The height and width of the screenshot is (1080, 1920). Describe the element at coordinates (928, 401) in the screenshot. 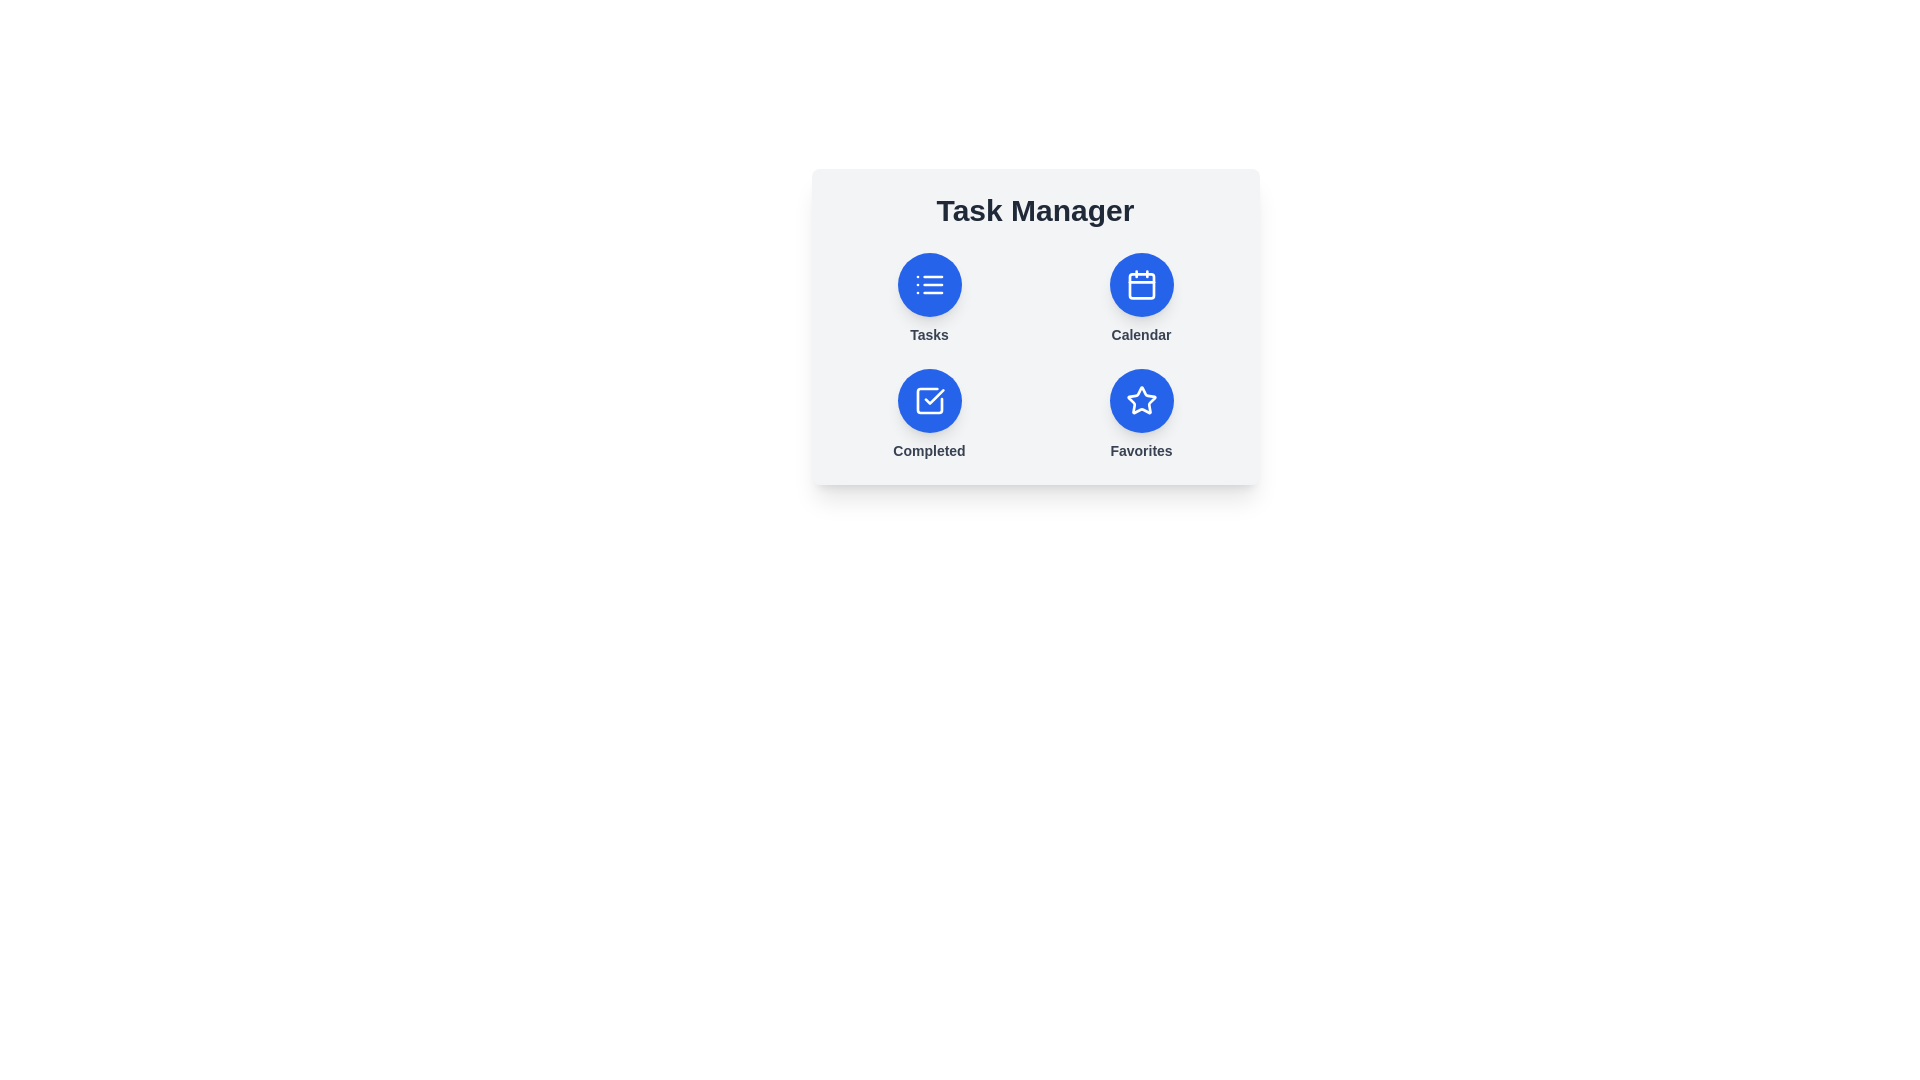

I see `the blue circular button with a white checkmark icon inside a square outline, located below the 'Completed' label in the bottom-left quadrant of the grid layout` at that location.